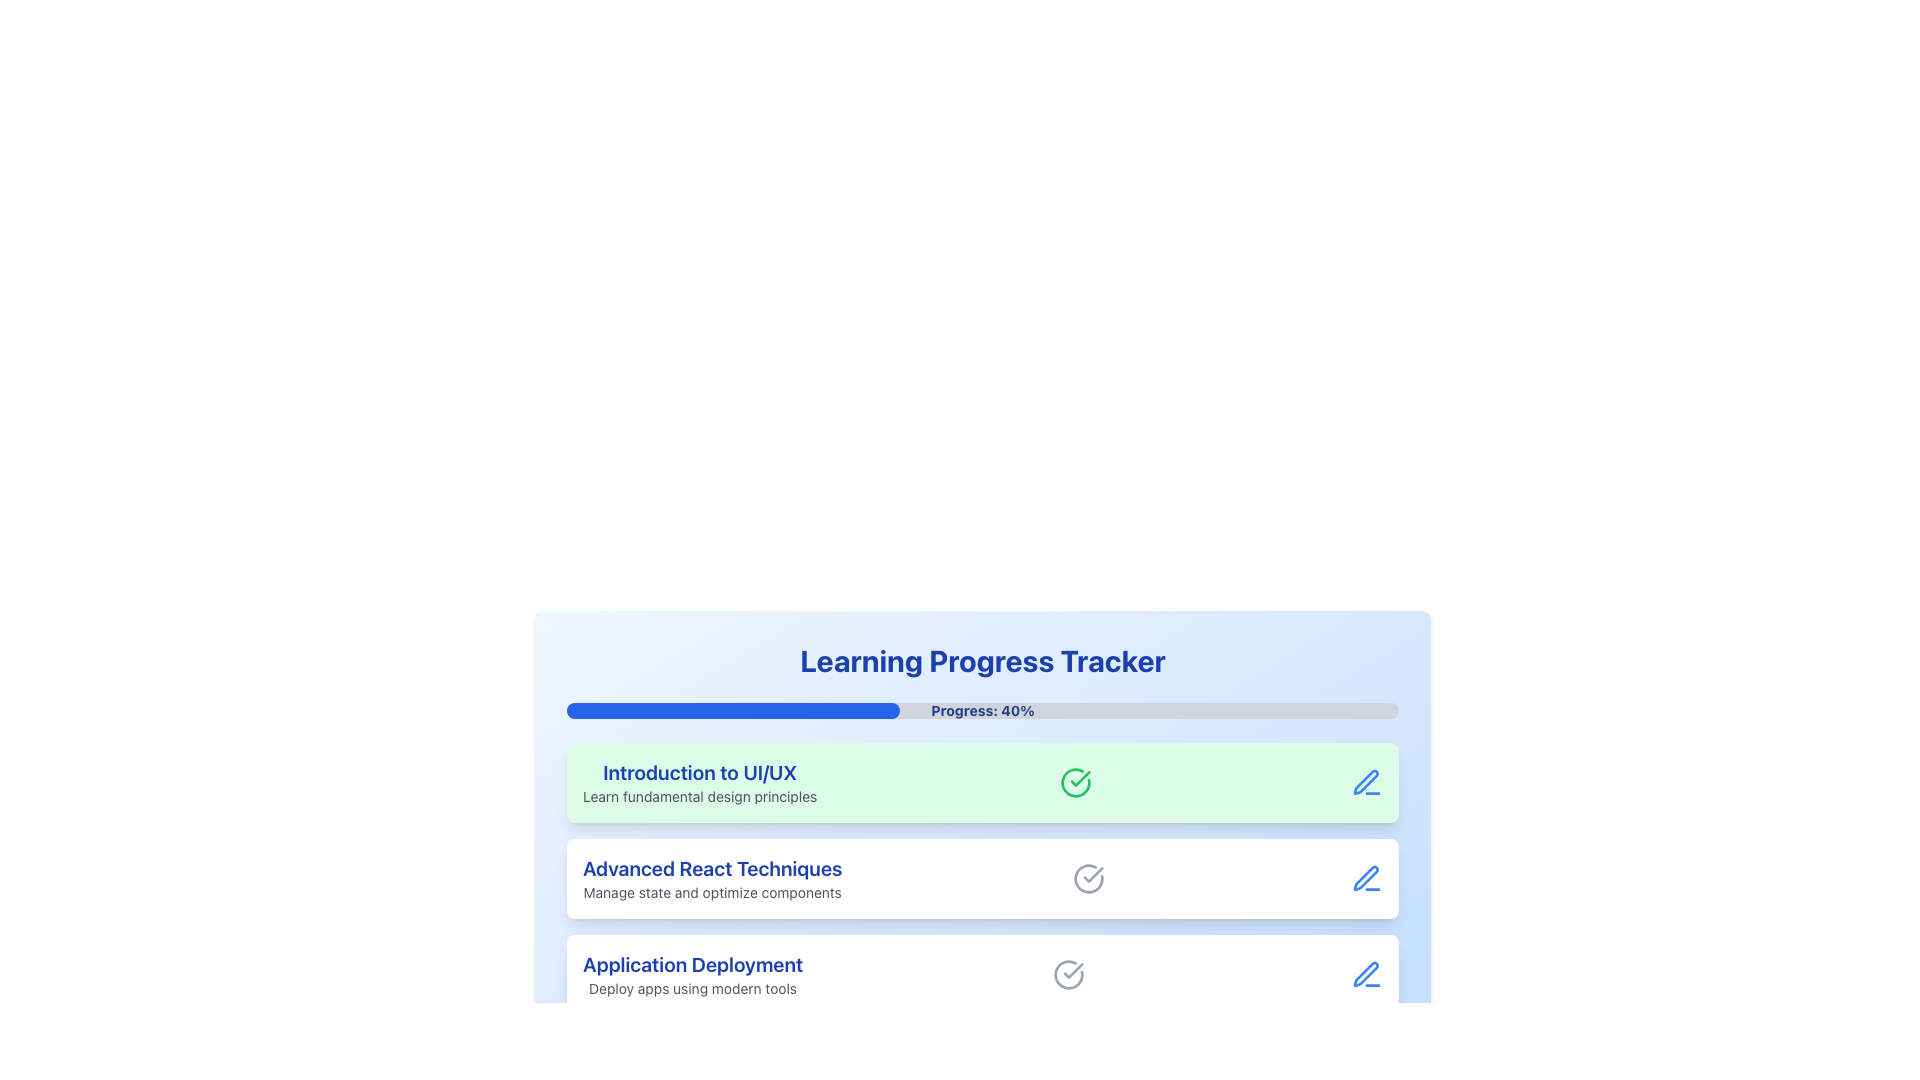  What do you see at coordinates (712, 878) in the screenshot?
I see `the Text Block with Title 'Advanced React Techniques' that provides information about managing state and optimizing components, located under 'Learning Progress Tracker.'` at bounding box center [712, 878].